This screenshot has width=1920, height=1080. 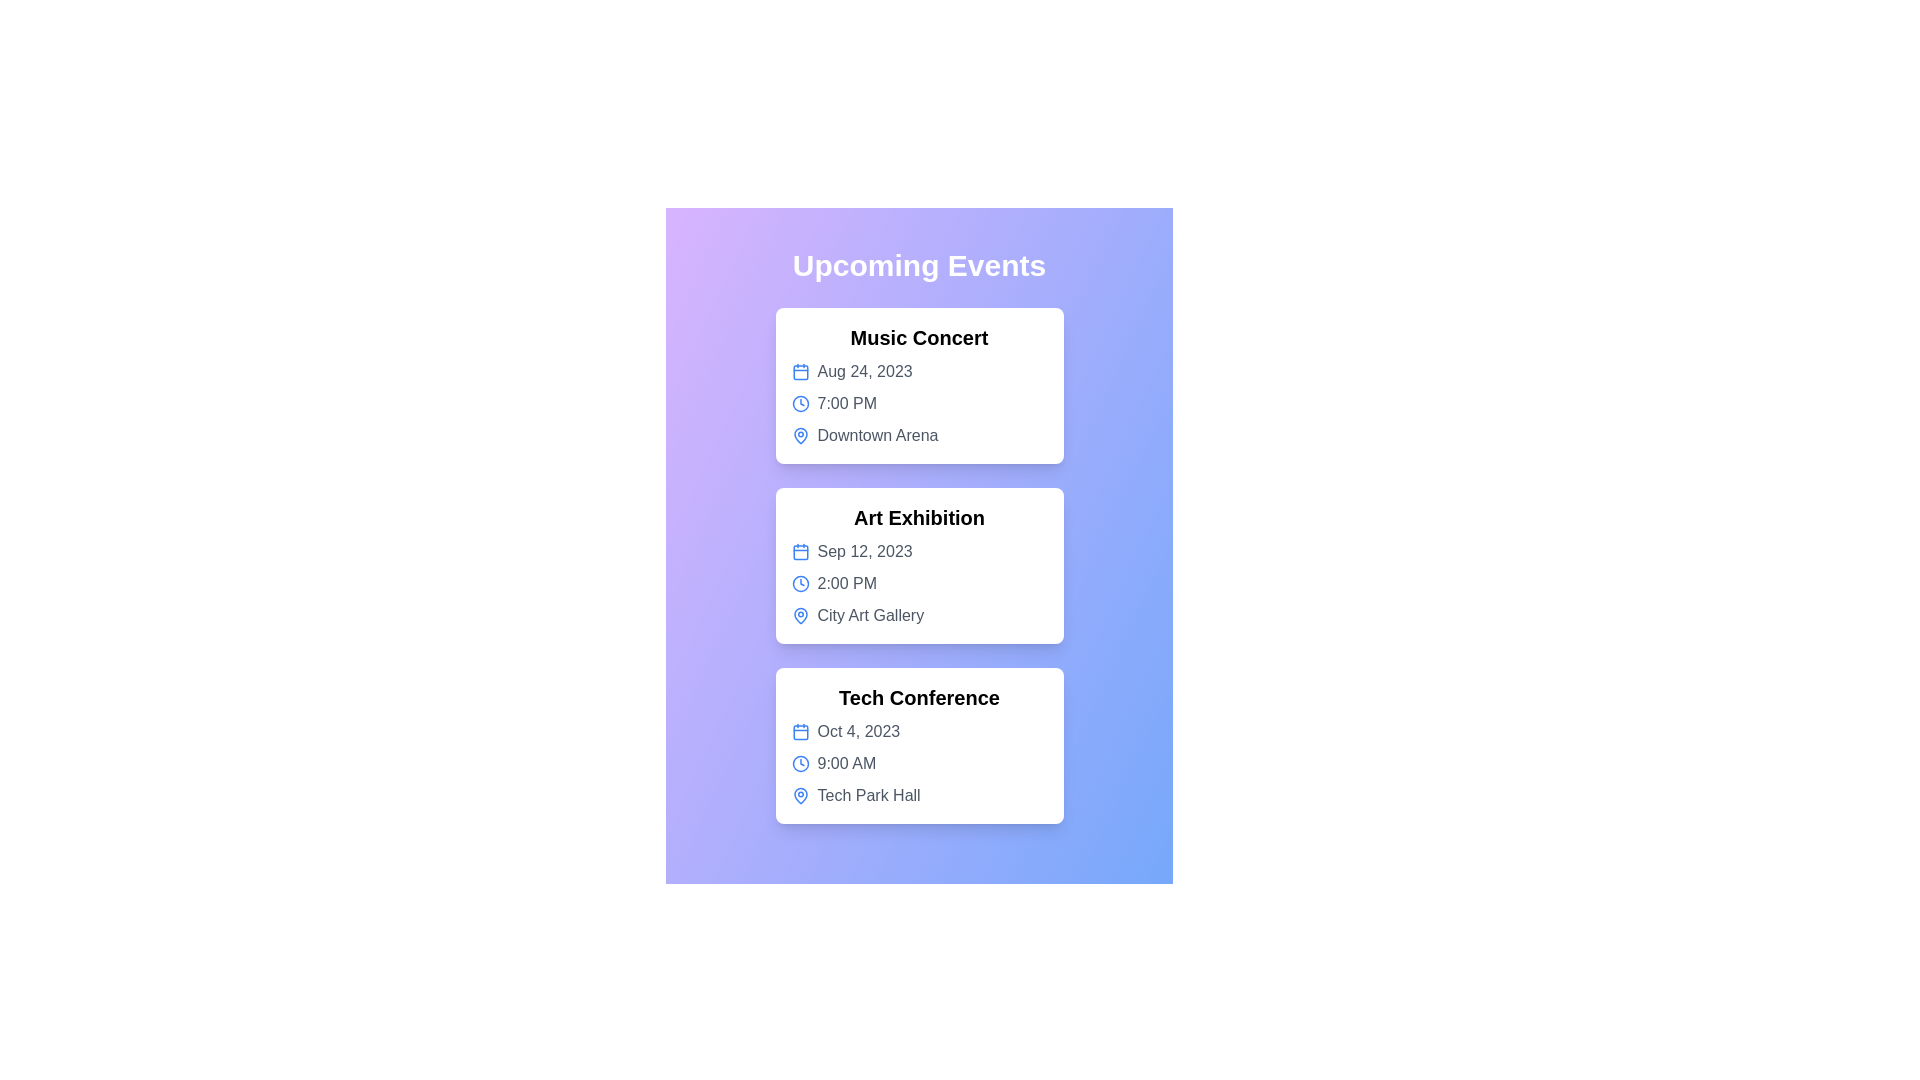 What do you see at coordinates (800, 763) in the screenshot?
I see `the outermost circular shape of the clock icon located next to '9:00 AM' for the 'Tech Conference' card in the bottom section of the interface` at bounding box center [800, 763].